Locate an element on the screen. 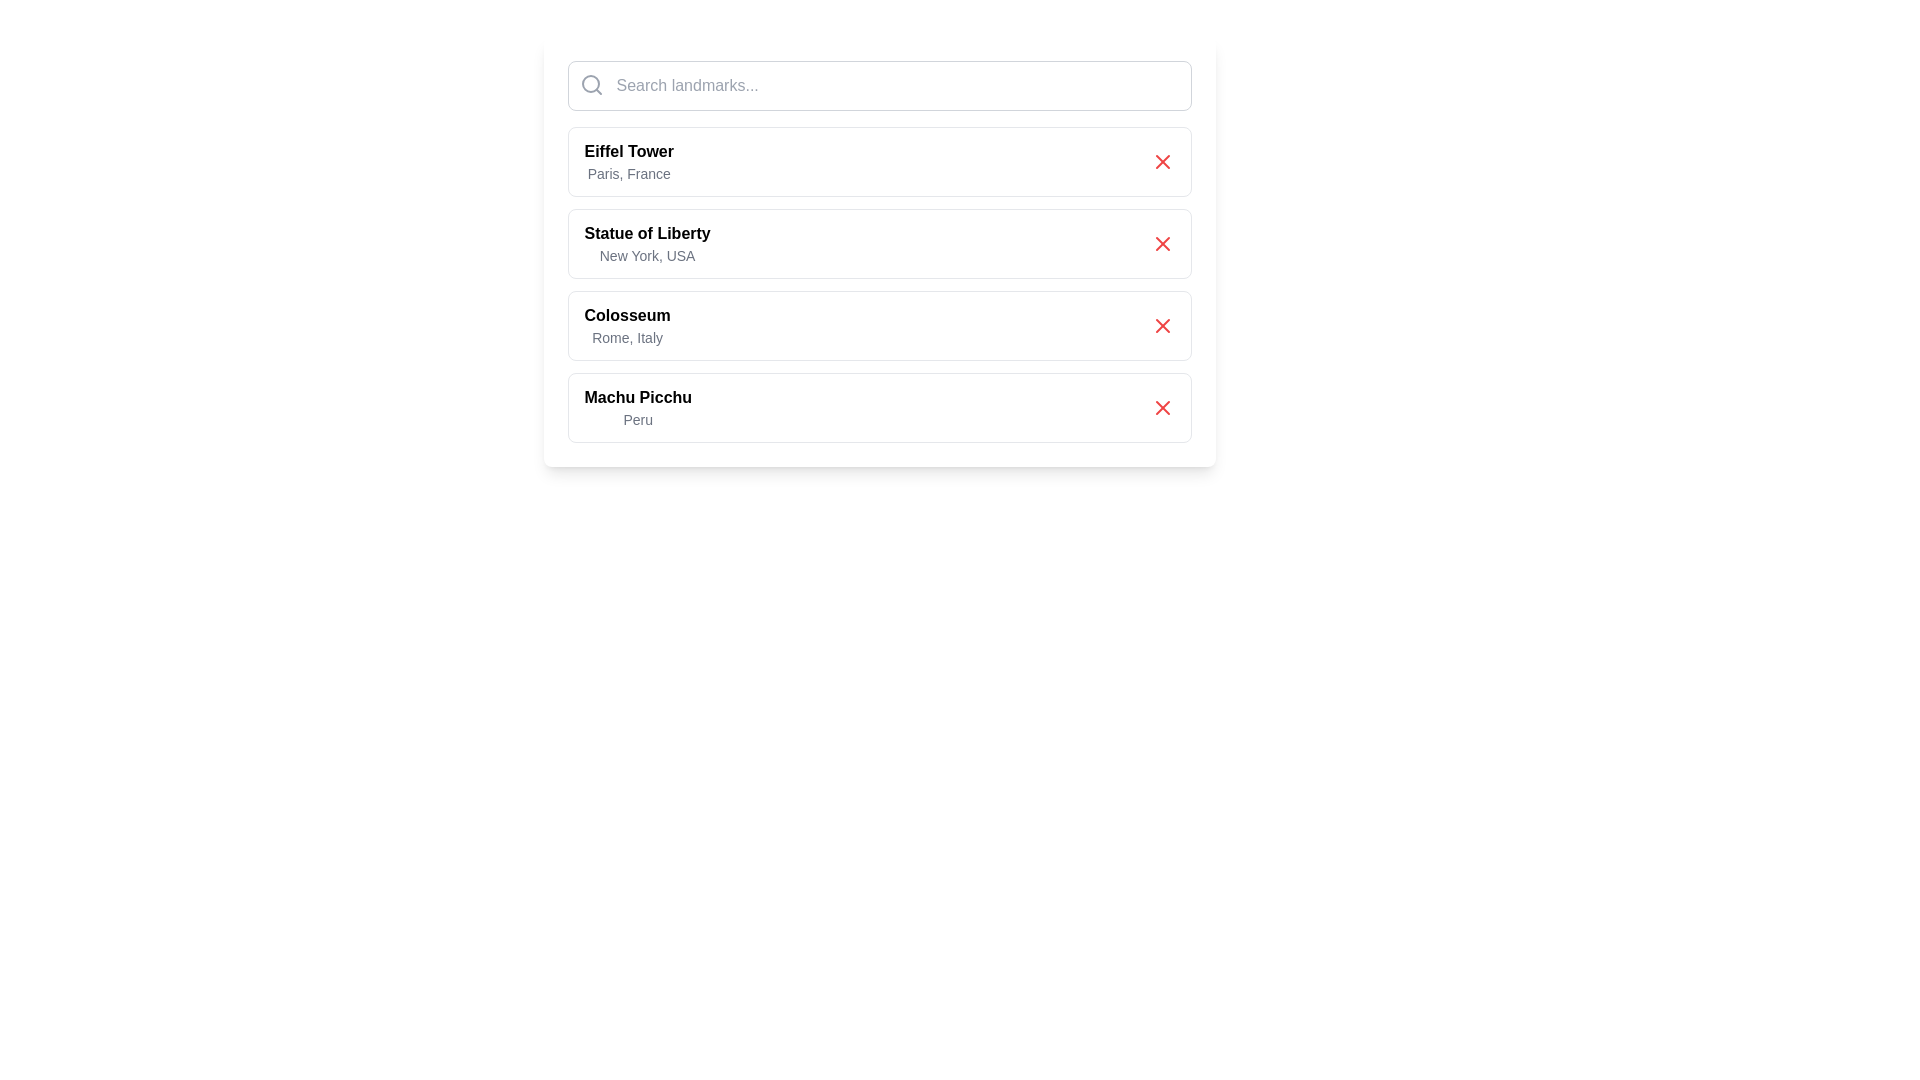 The image size is (1920, 1080). the main title label for the associated landmark entry, which is located at the bottom of the vertically stacked list, above the subtext 'Peru' and below the entries for 'Colosseum', 'Statue of Liberty', and 'Eiffel Tower' is located at coordinates (637, 397).